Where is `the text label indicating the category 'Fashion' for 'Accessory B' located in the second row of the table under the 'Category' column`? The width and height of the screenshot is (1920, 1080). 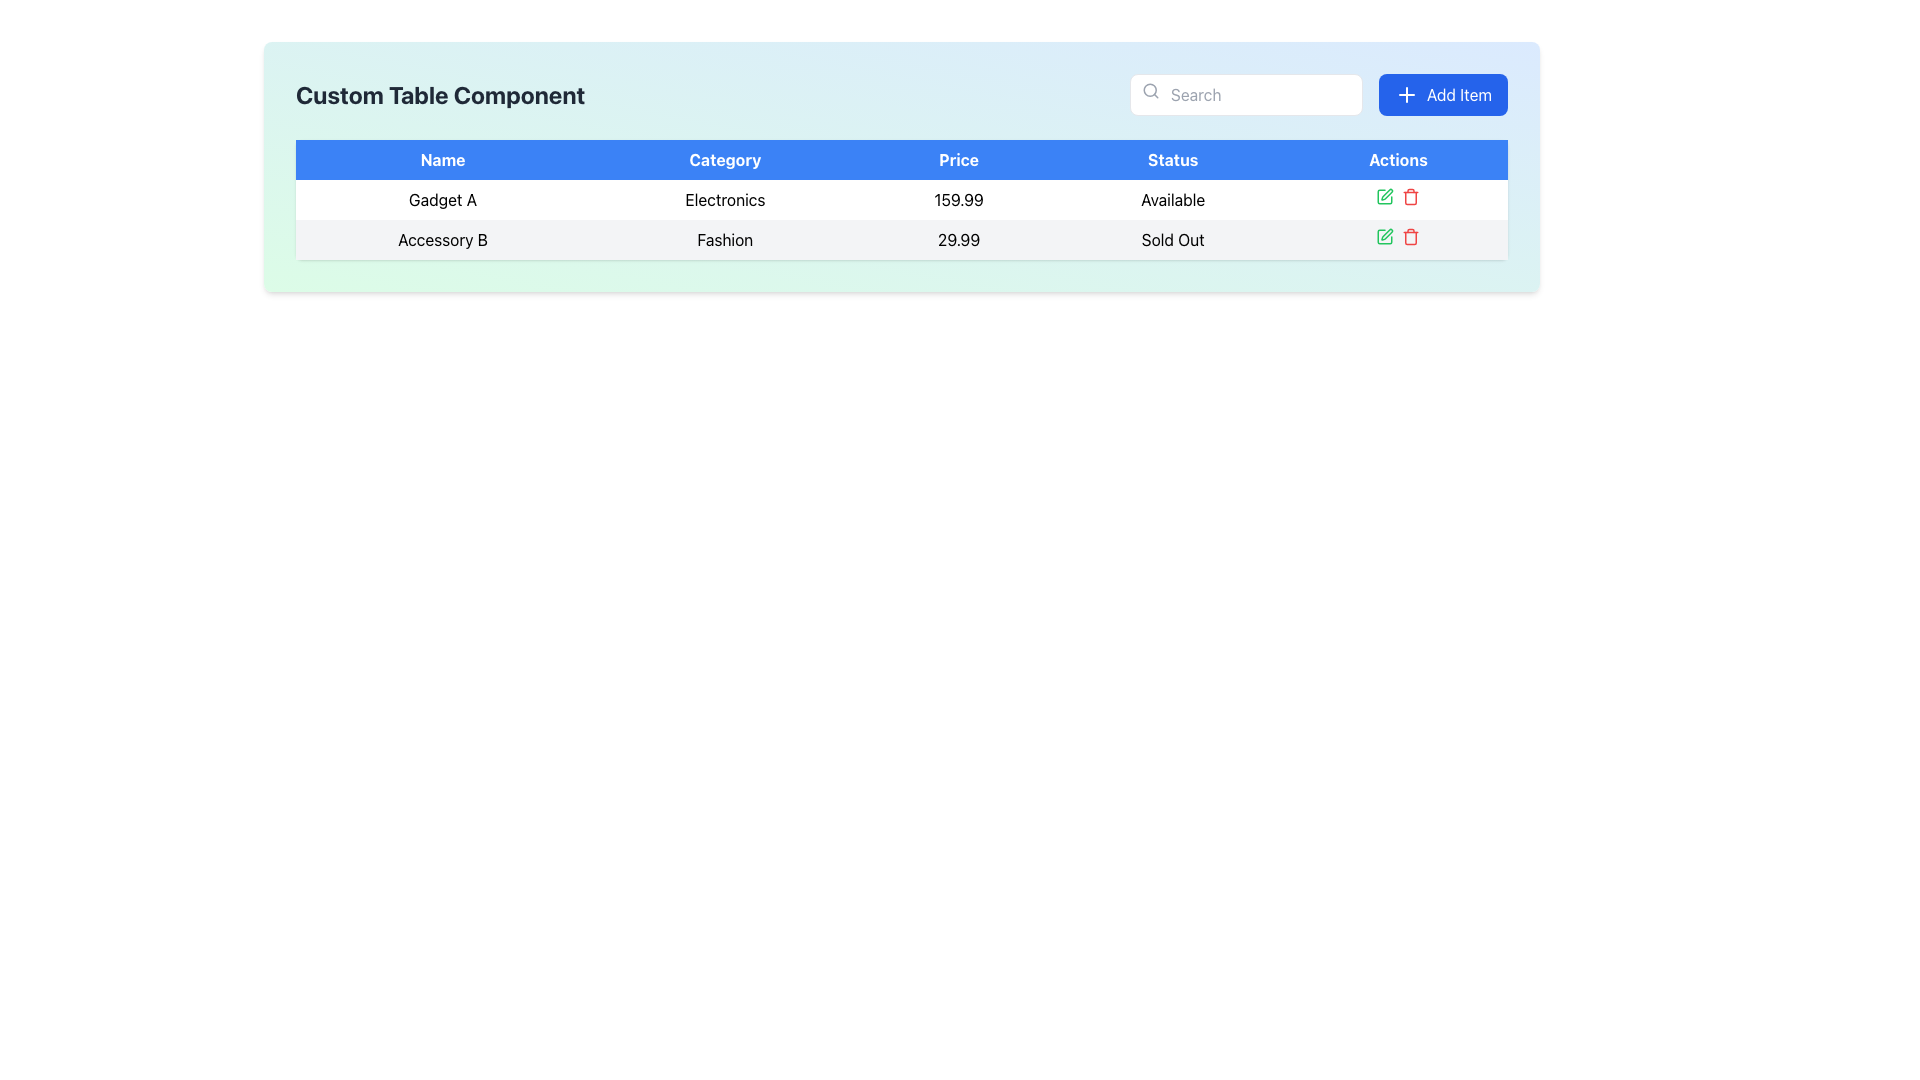 the text label indicating the category 'Fashion' for 'Accessory B' located in the second row of the table under the 'Category' column is located at coordinates (724, 238).